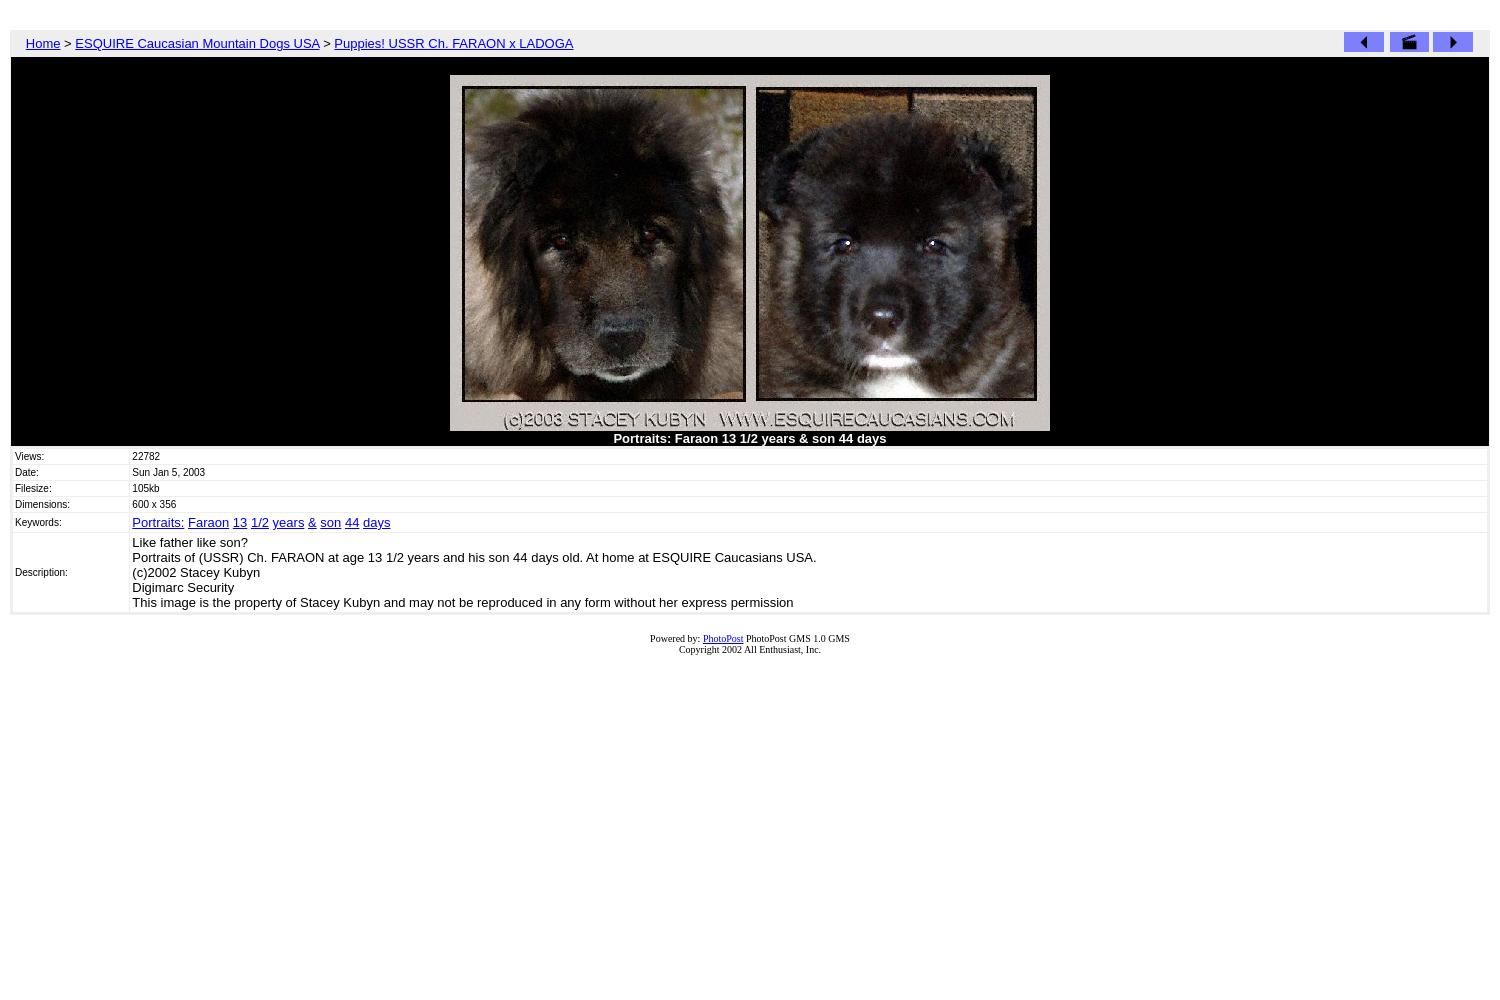 This screenshot has height=1000, width=1500. I want to click on 'Description:', so click(15, 571).